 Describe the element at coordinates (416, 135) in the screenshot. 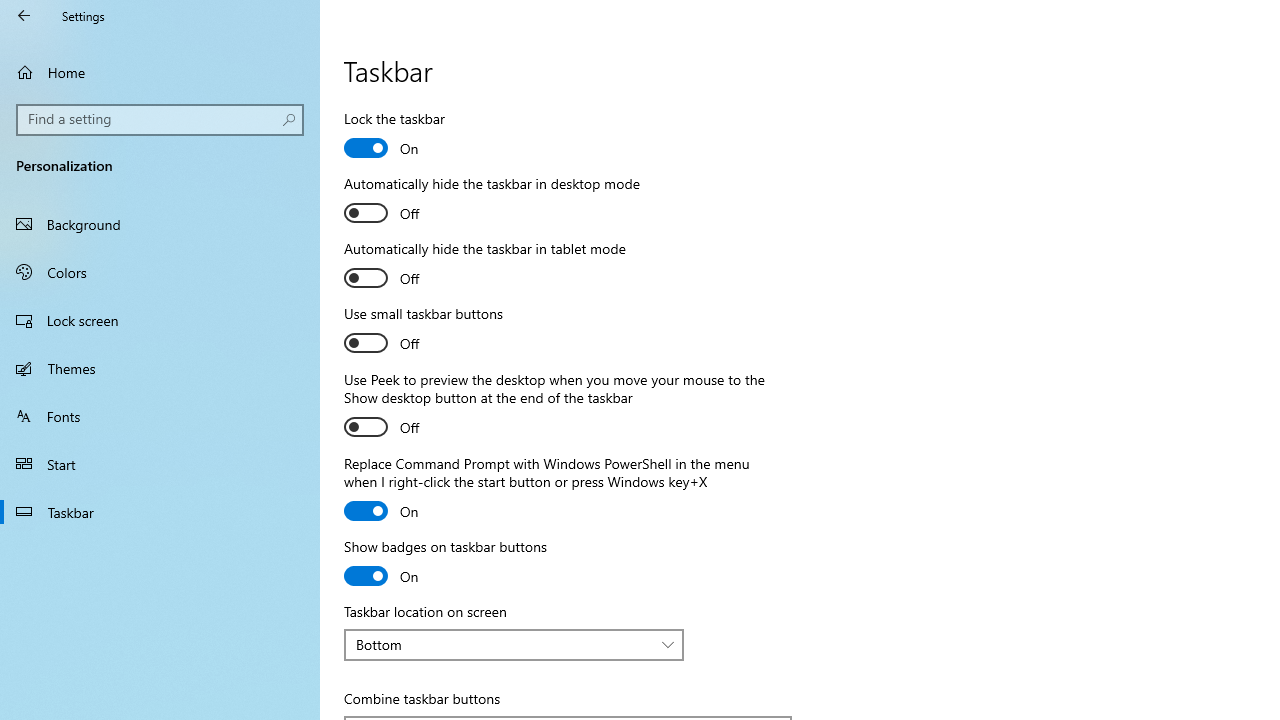

I see `'Lock the taskbar'` at that location.